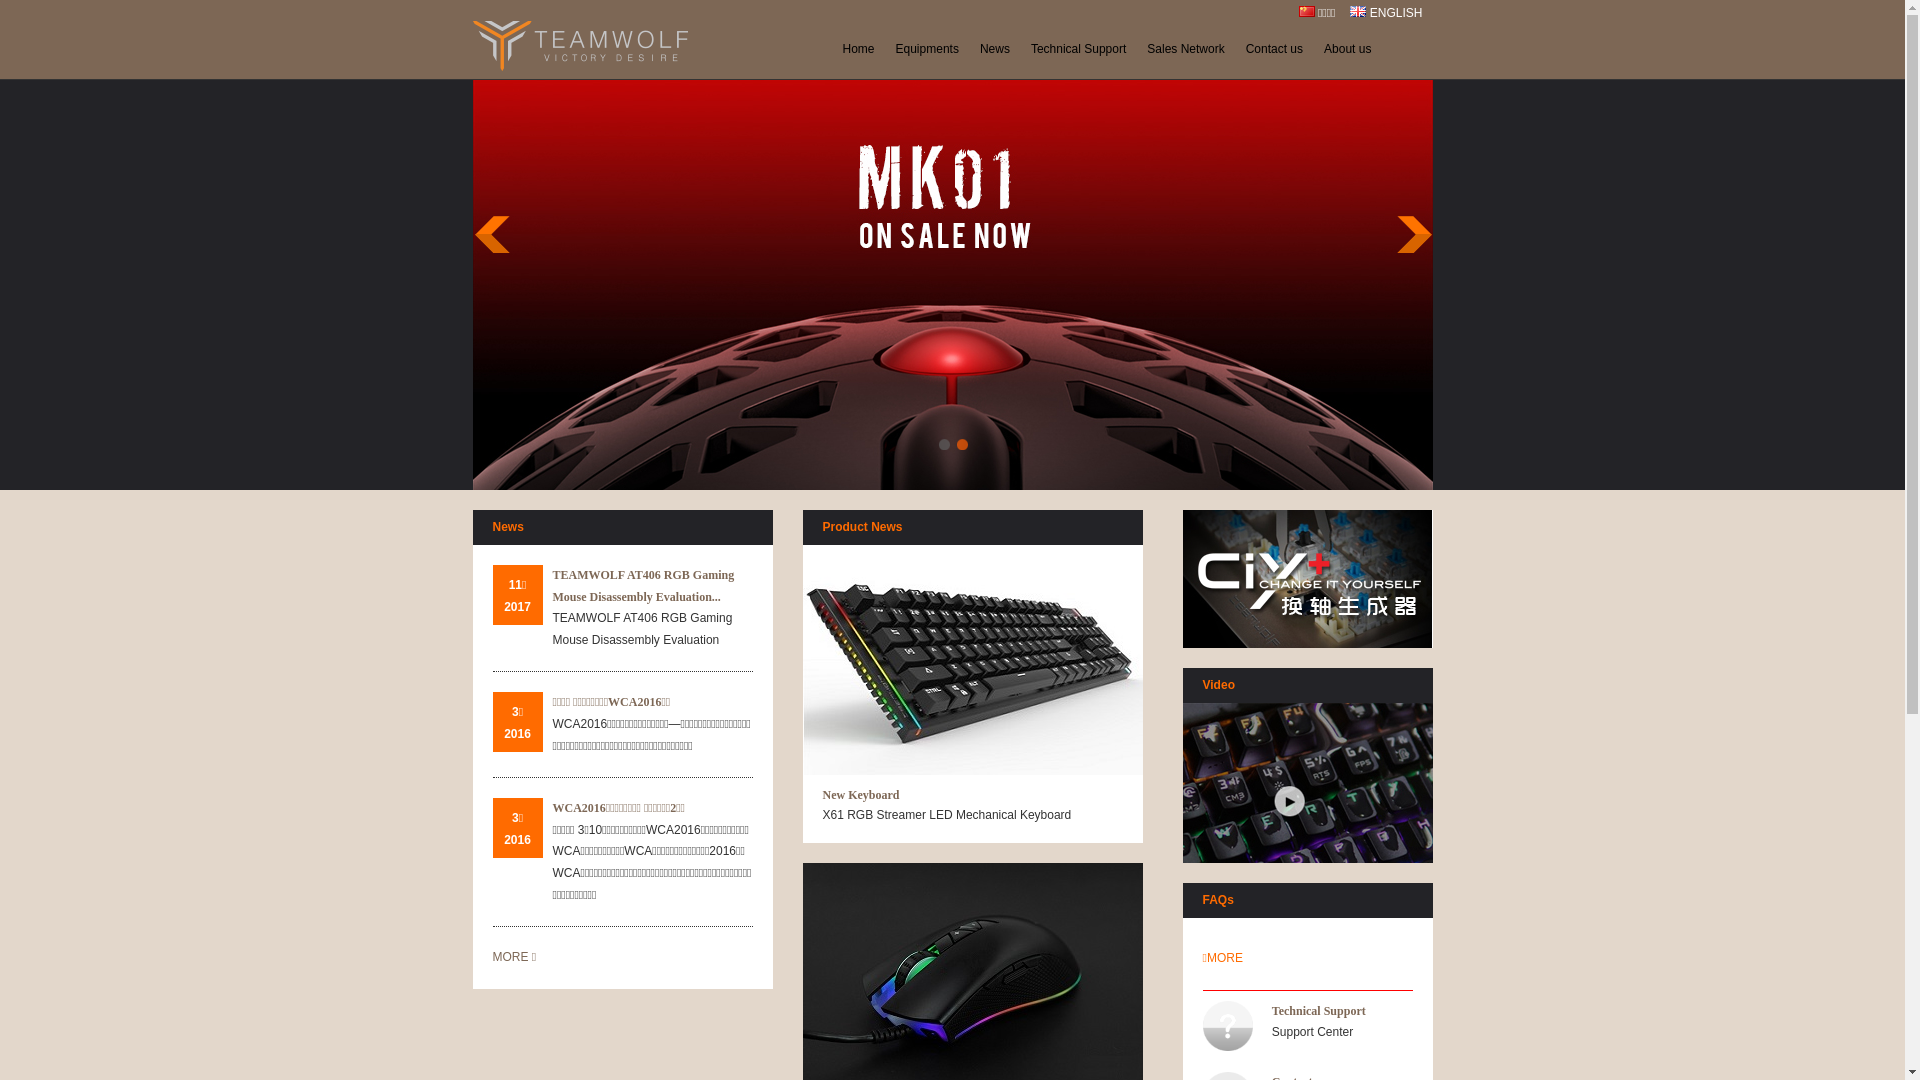  I want to click on 'Technical Support', so click(1021, 48).